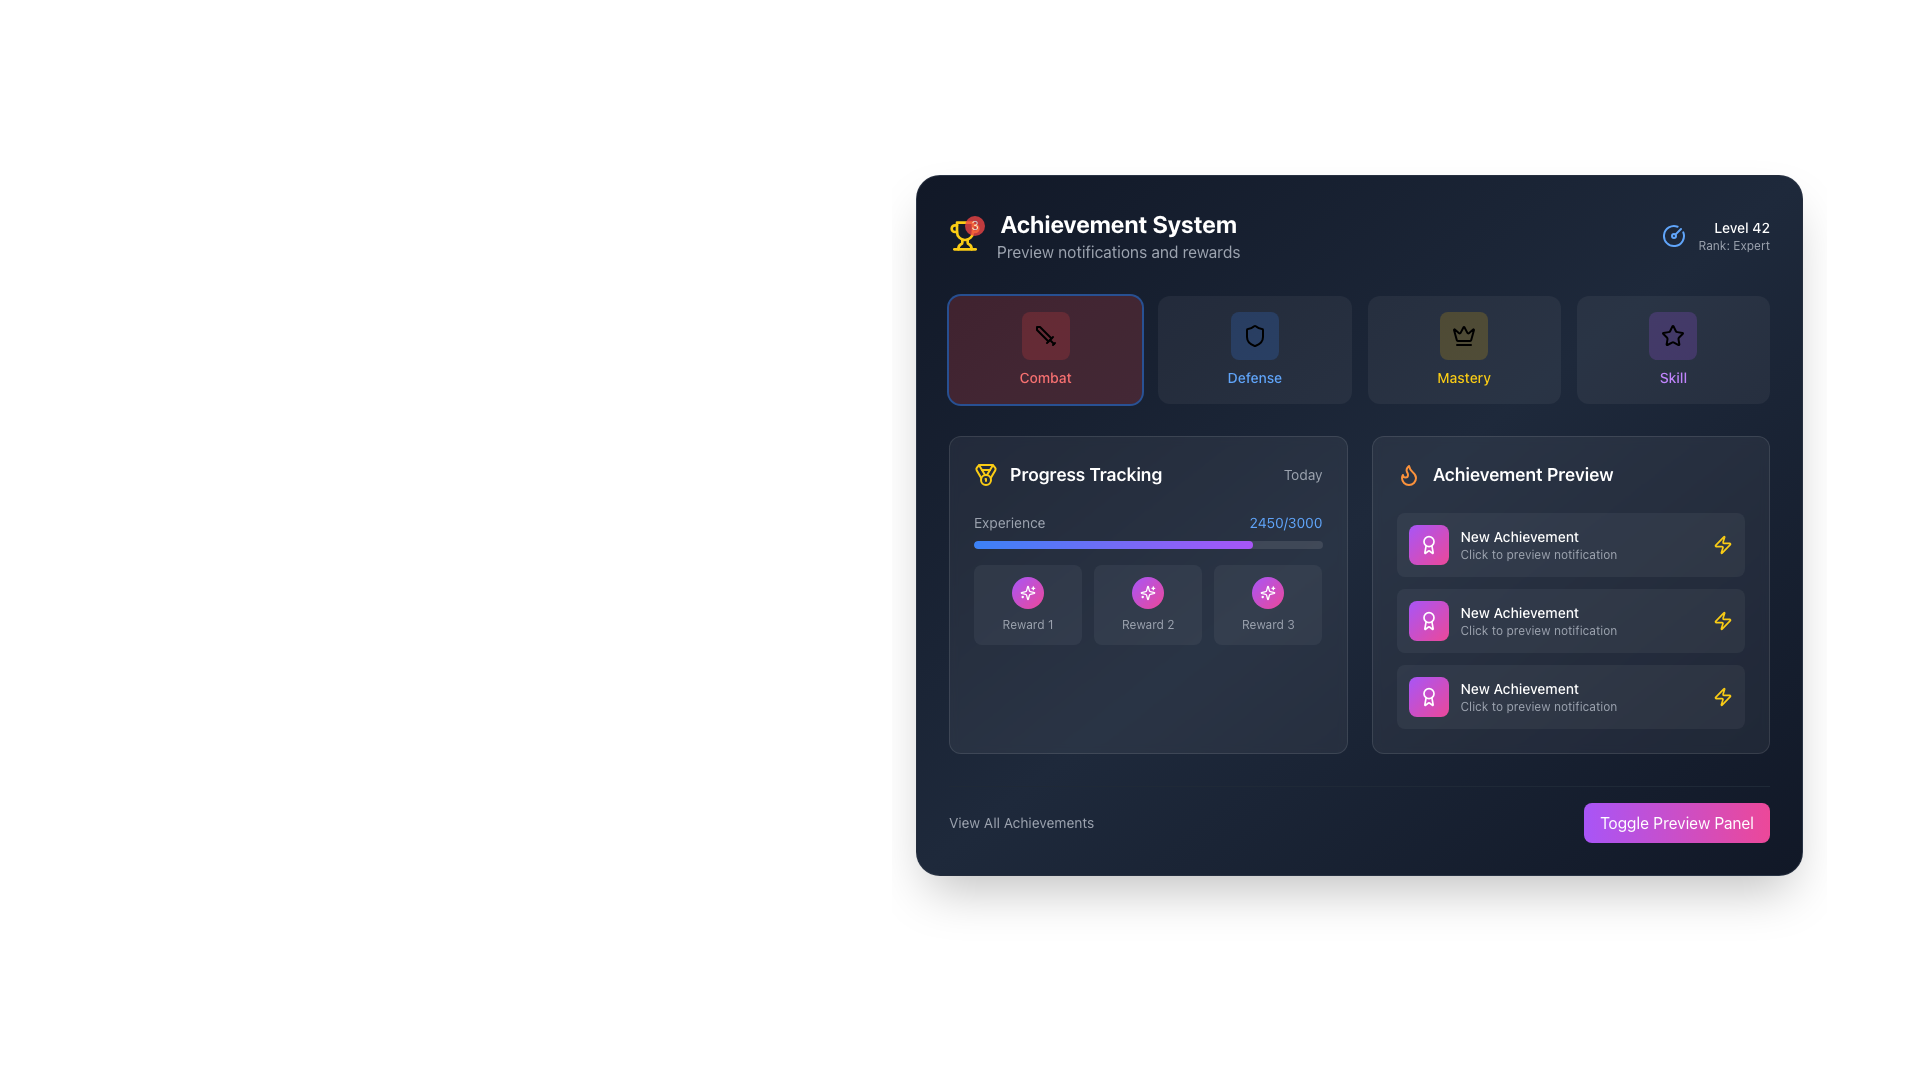 This screenshot has width=1920, height=1080. I want to click on the central reward item ('Reward 2') in the Grid layout of the Progress Tracking section using keyboard navigation, so click(1148, 604).